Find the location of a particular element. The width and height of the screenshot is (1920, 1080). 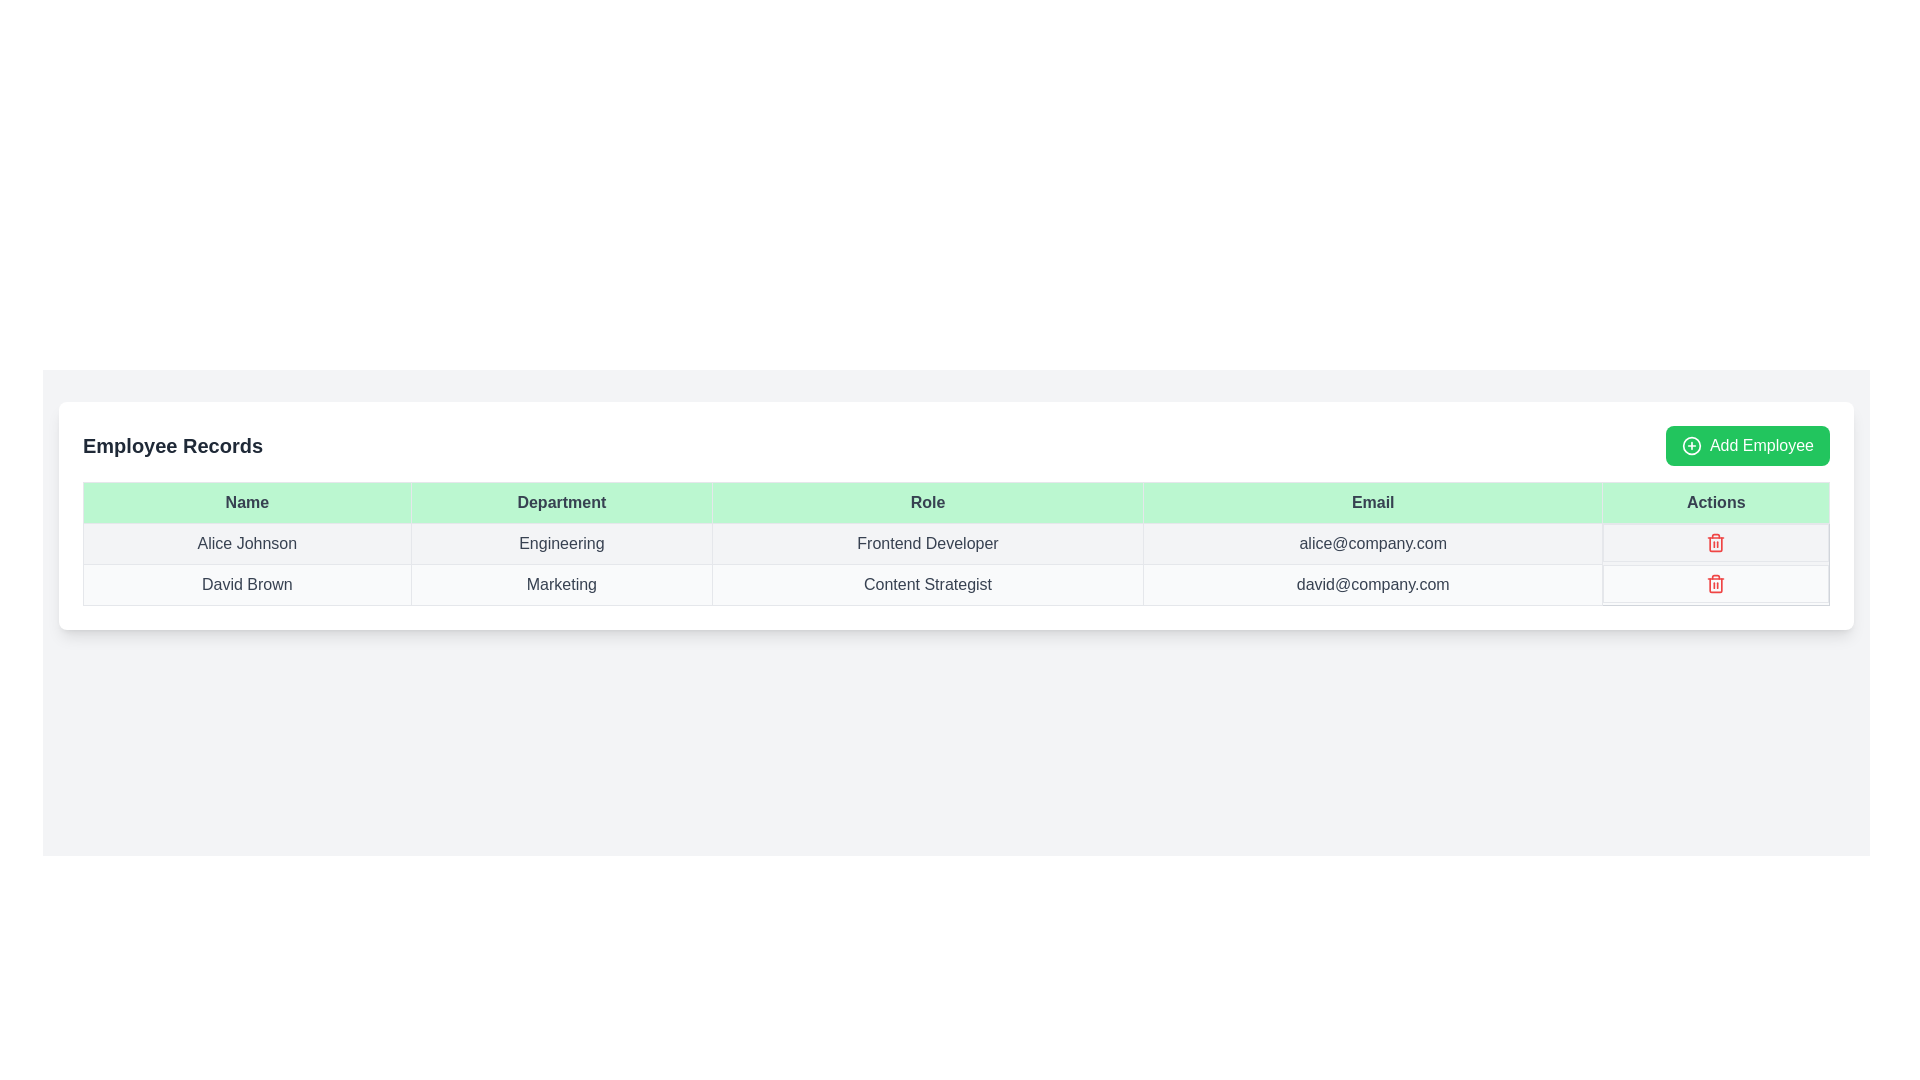

the 'Marketing' label in the second column of the second row of the data table, which displays the department name for David Brown is located at coordinates (560, 585).